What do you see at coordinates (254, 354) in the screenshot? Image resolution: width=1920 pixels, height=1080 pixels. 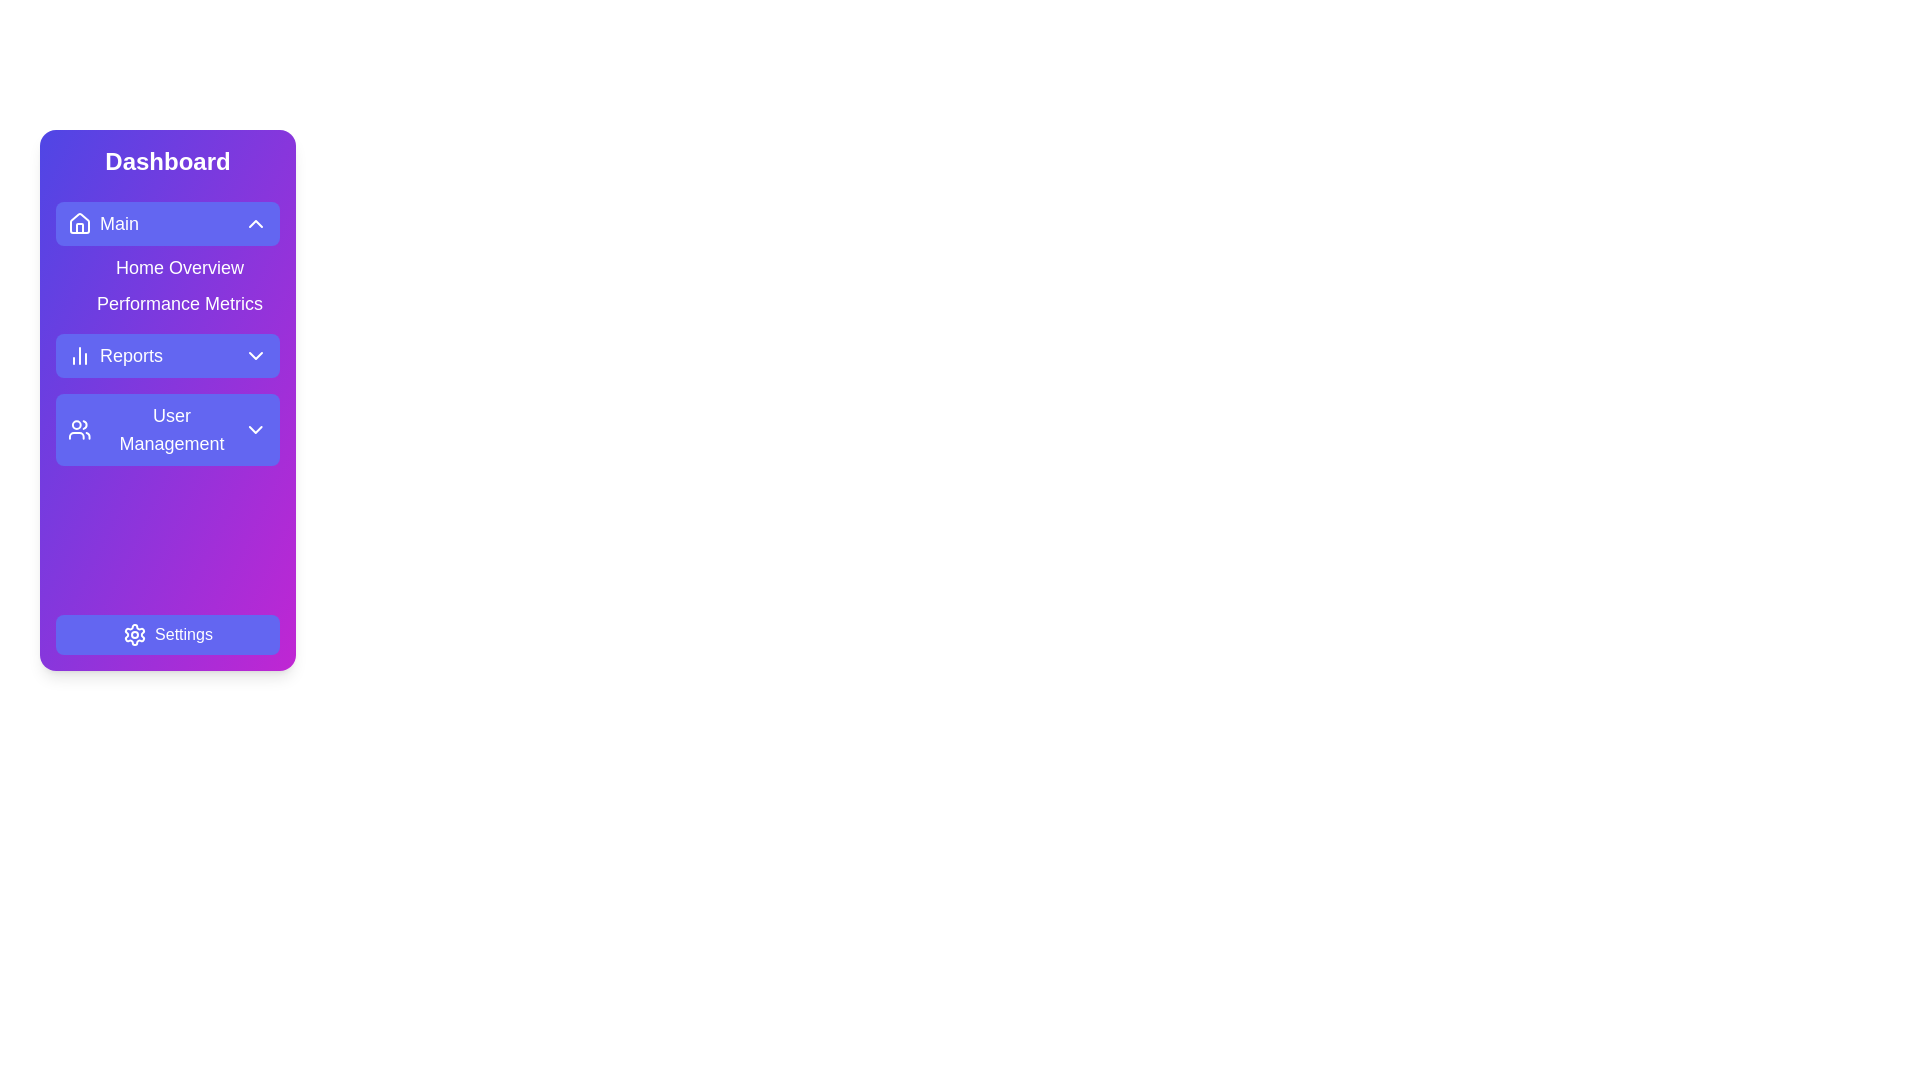 I see `the chevron icon located at the center-right of the 'Reports' button in the vertical navigation bar` at bounding box center [254, 354].